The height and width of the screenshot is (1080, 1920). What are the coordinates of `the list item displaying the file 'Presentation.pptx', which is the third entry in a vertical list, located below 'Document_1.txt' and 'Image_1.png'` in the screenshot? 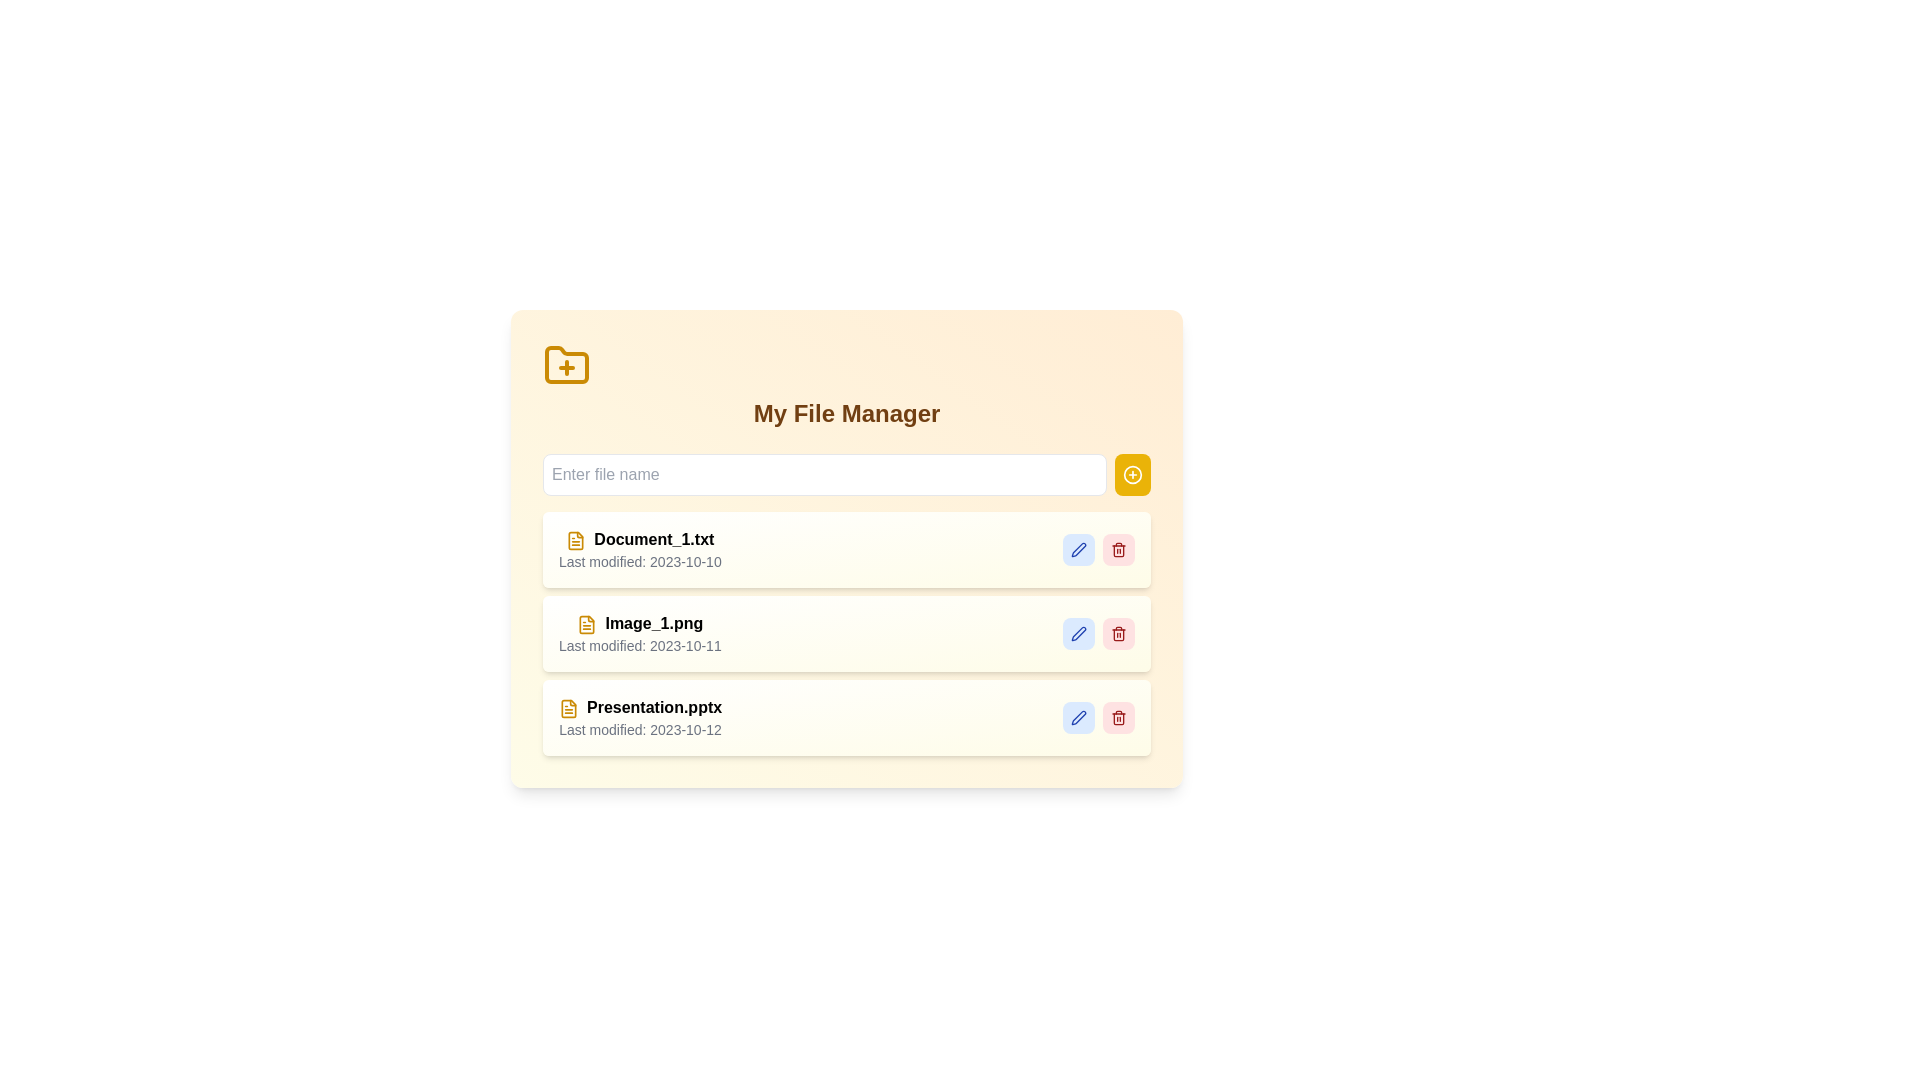 It's located at (846, 716).